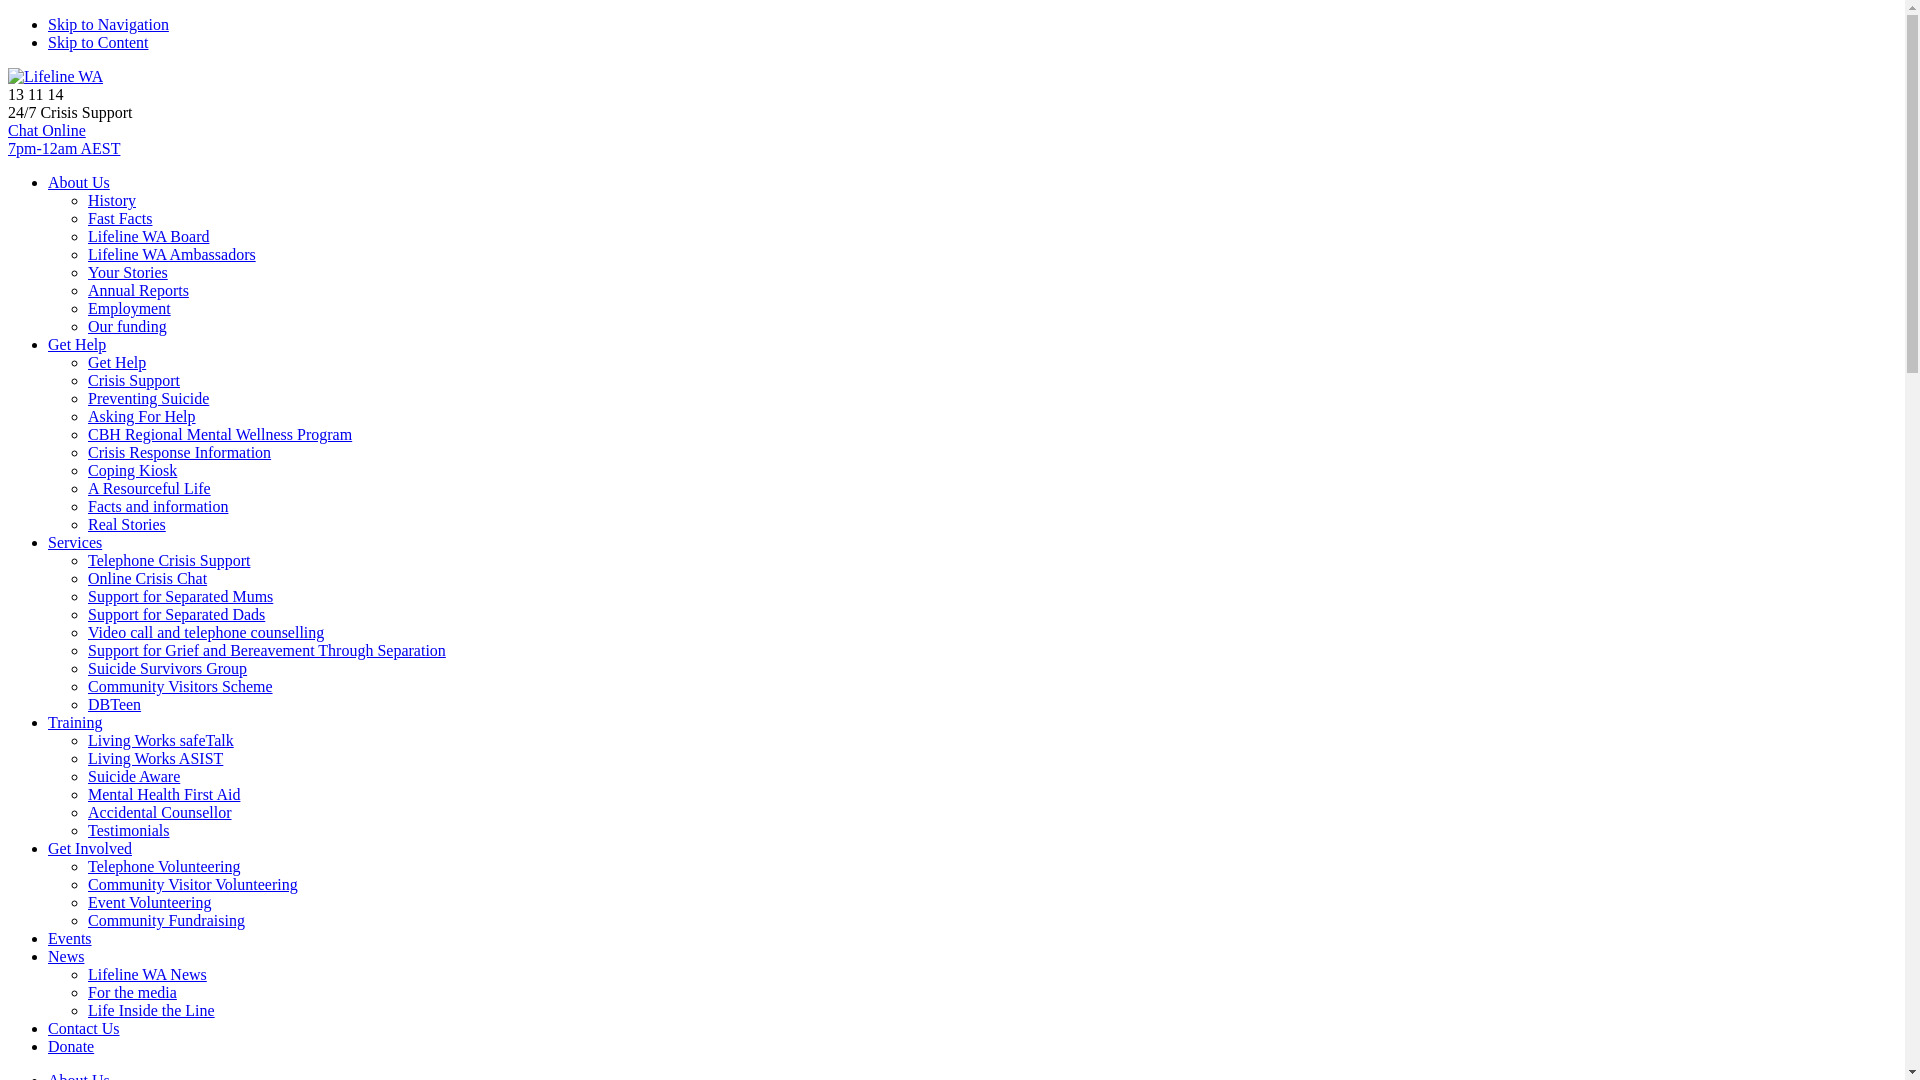 Image resolution: width=1920 pixels, height=1080 pixels. I want to click on 'Event Volunteering', so click(148, 902).